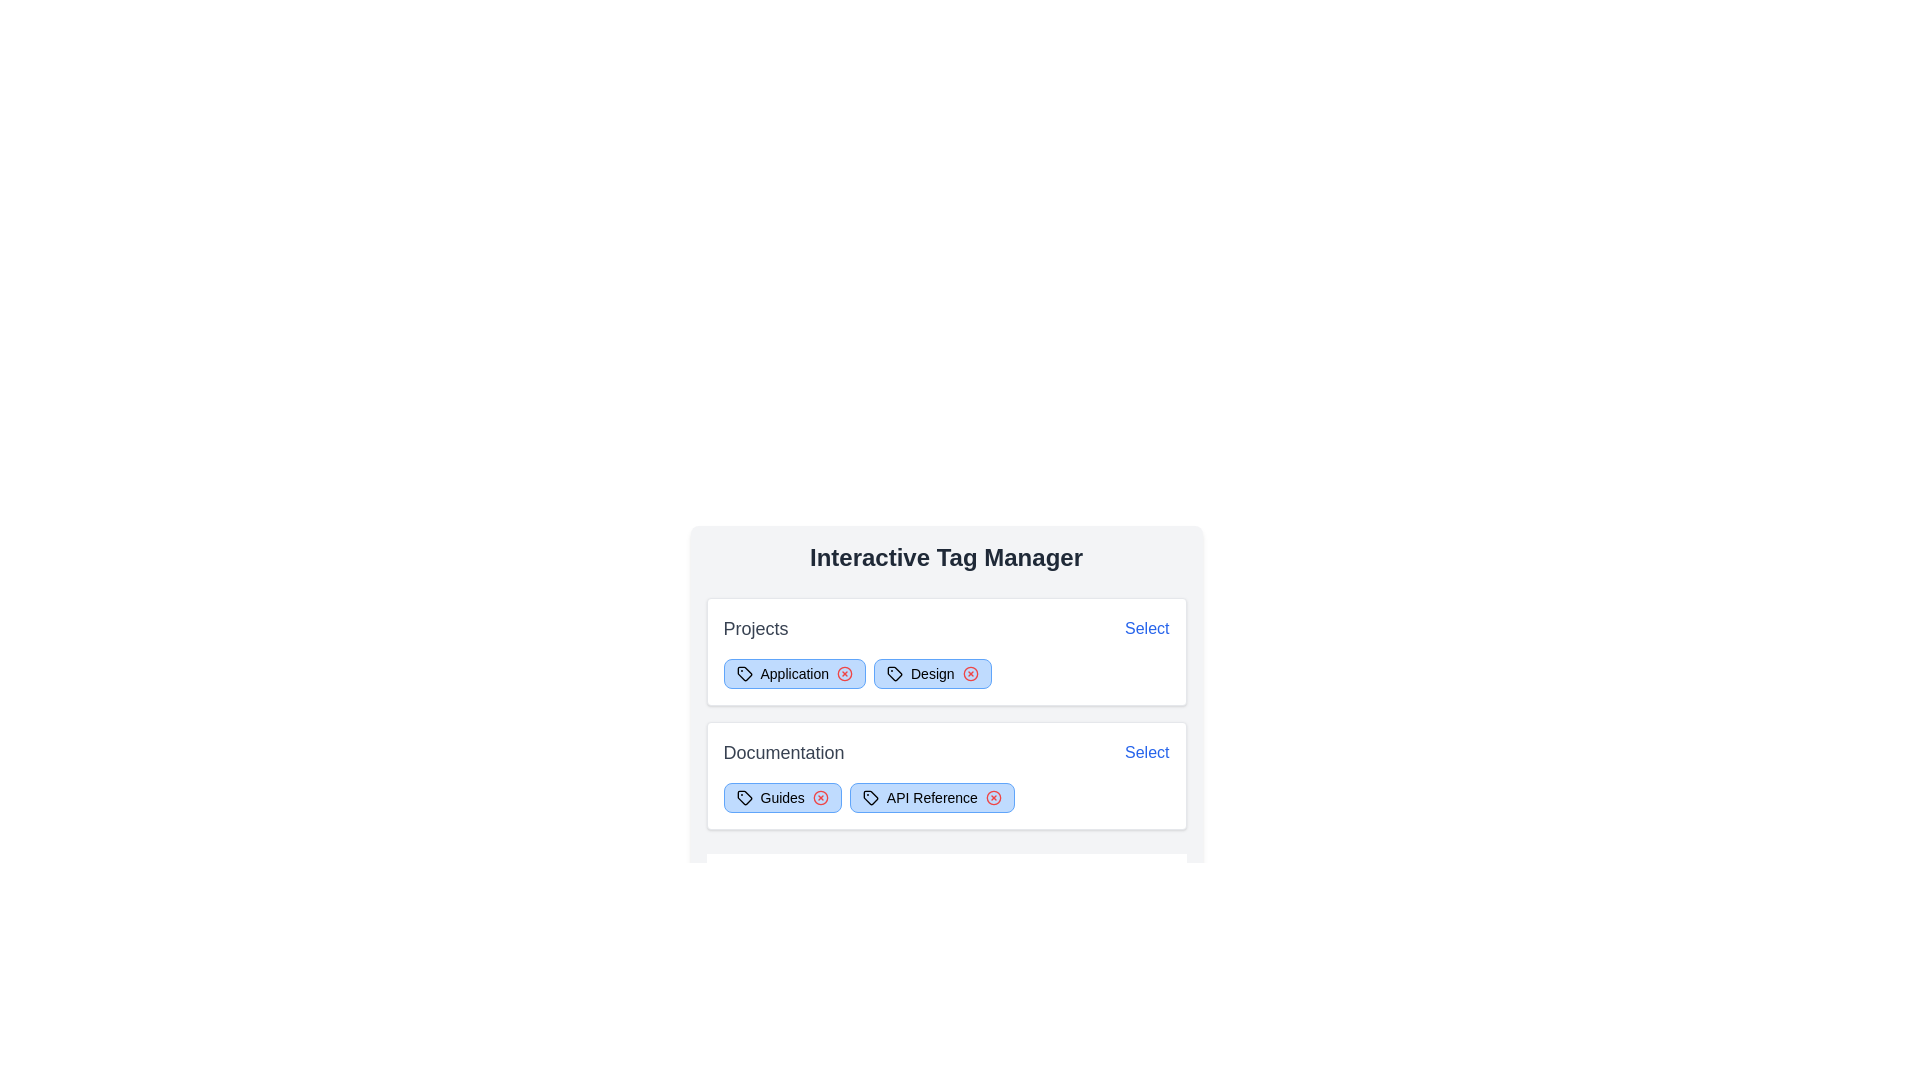 The image size is (1920, 1080). What do you see at coordinates (893, 674) in the screenshot?
I see `the 'Design' button which contains a tag-shaped SVG icon with a circular dot inside, located in the 'Projects' section` at bounding box center [893, 674].